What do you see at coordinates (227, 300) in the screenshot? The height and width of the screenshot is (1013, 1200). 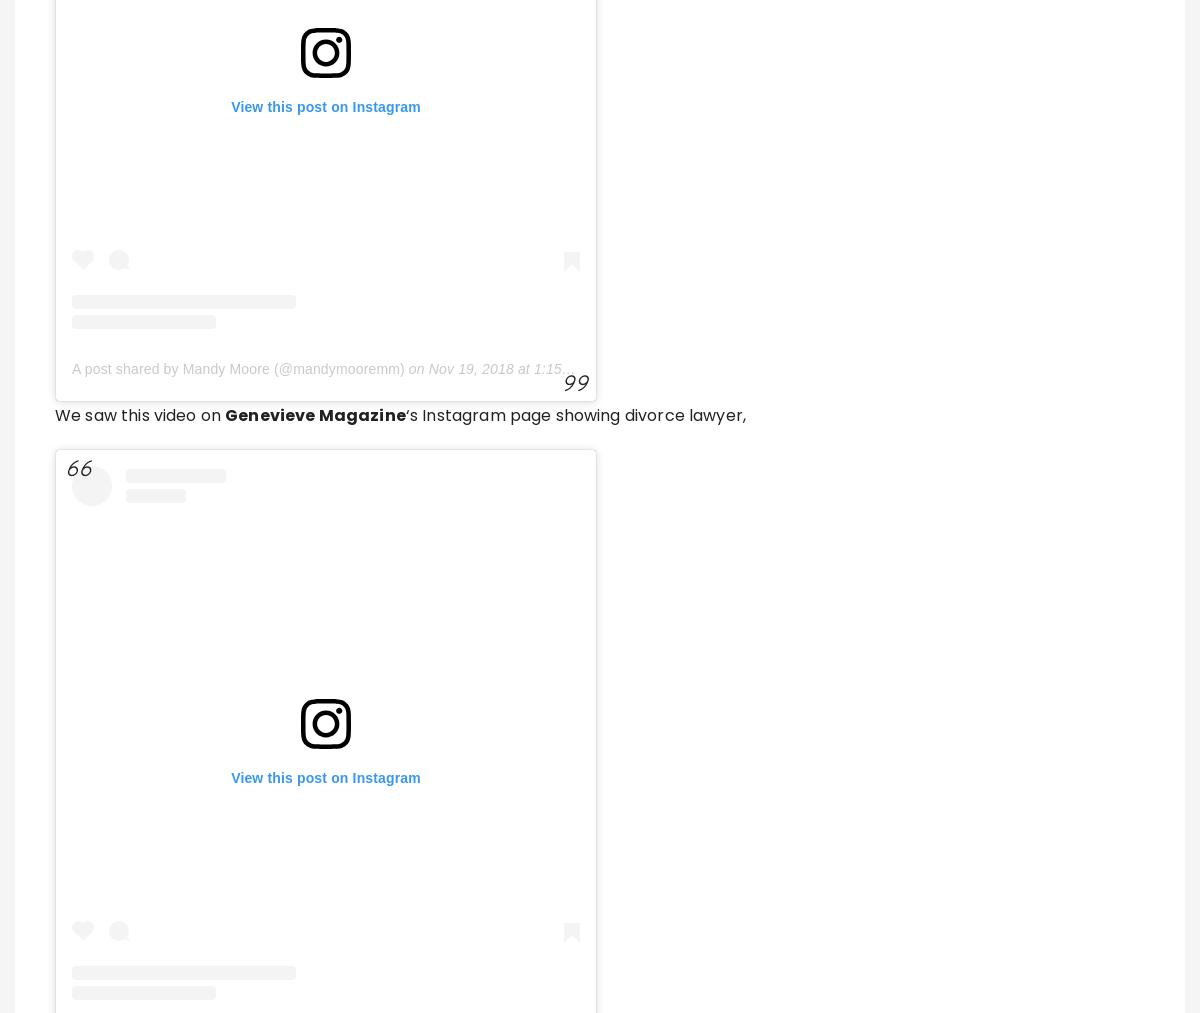 I see `'Previous Post'` at bounding box center [227, 300].